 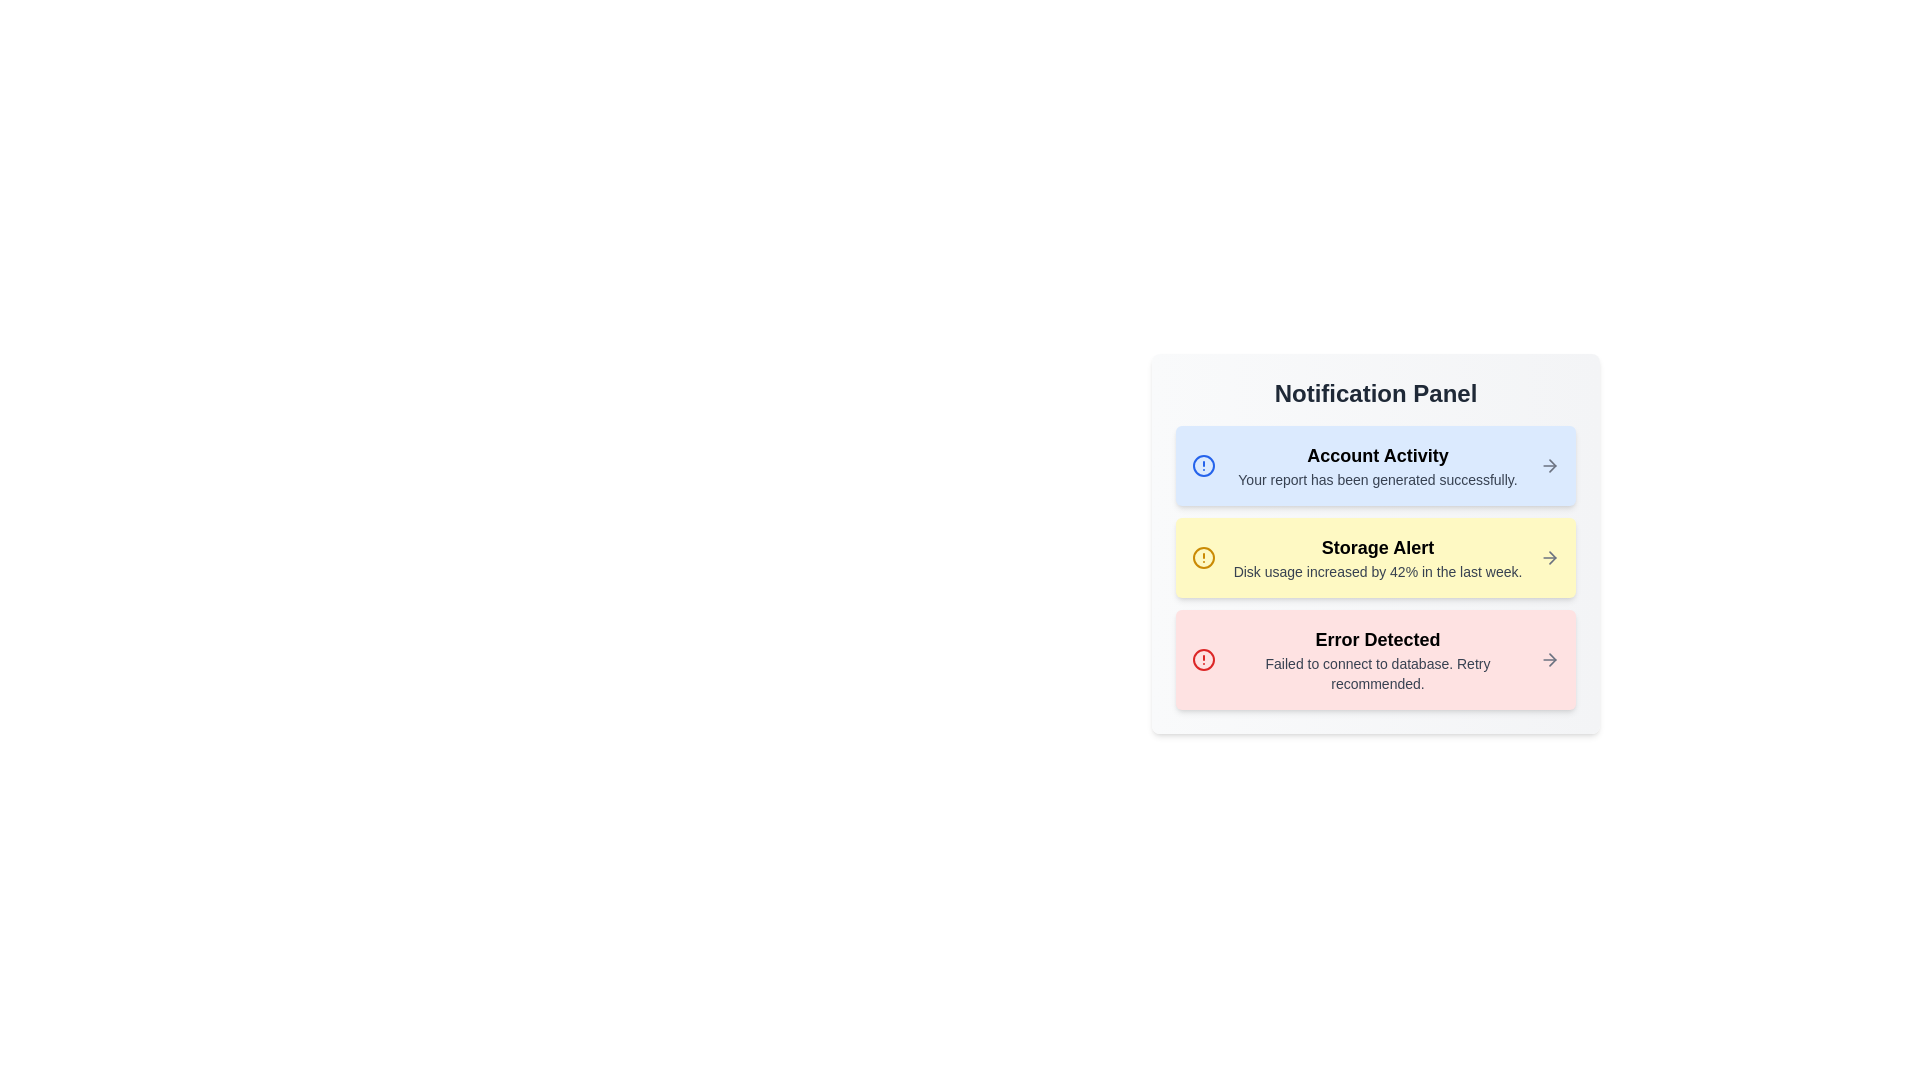 I want to click on the notification icon corresponding to Error Detected, so click(x=1203, y=659).